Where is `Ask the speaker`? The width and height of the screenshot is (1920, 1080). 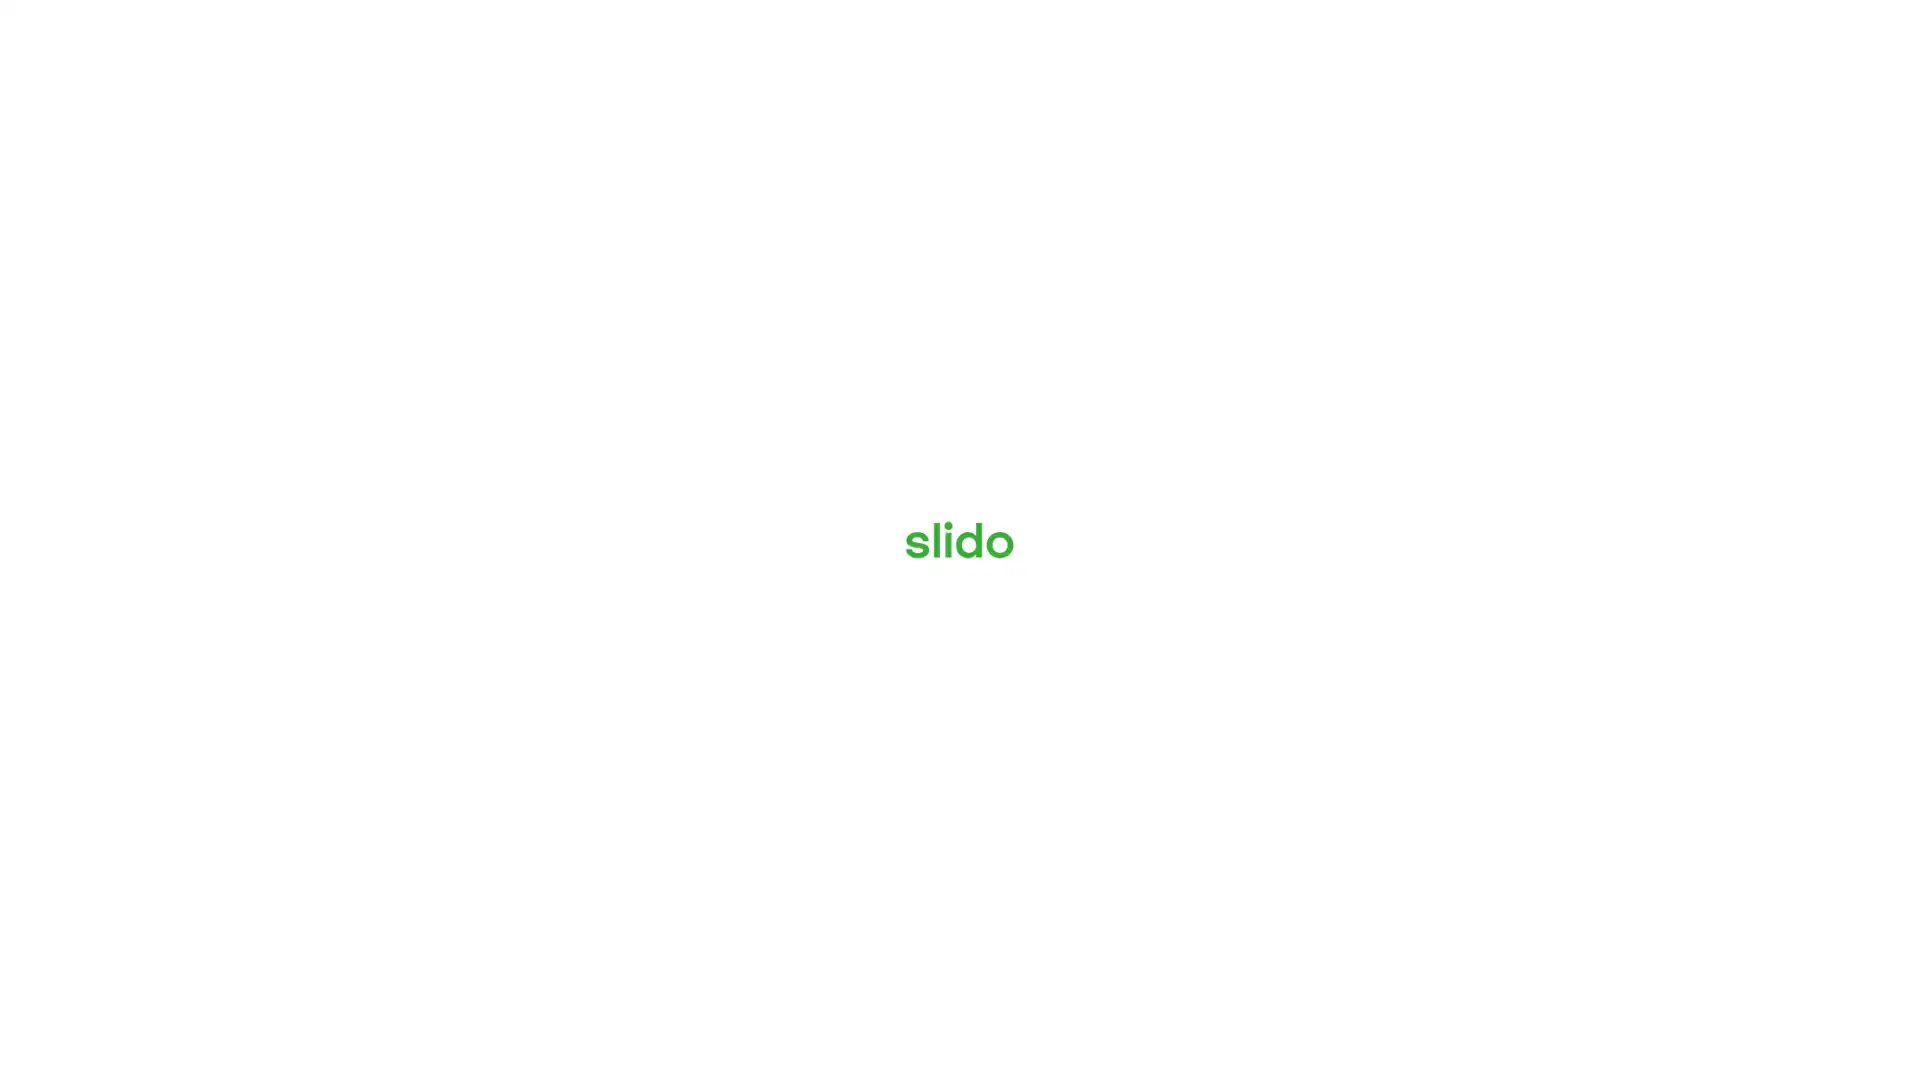 Ask the speaker is located at coordinates (1781, 1019).